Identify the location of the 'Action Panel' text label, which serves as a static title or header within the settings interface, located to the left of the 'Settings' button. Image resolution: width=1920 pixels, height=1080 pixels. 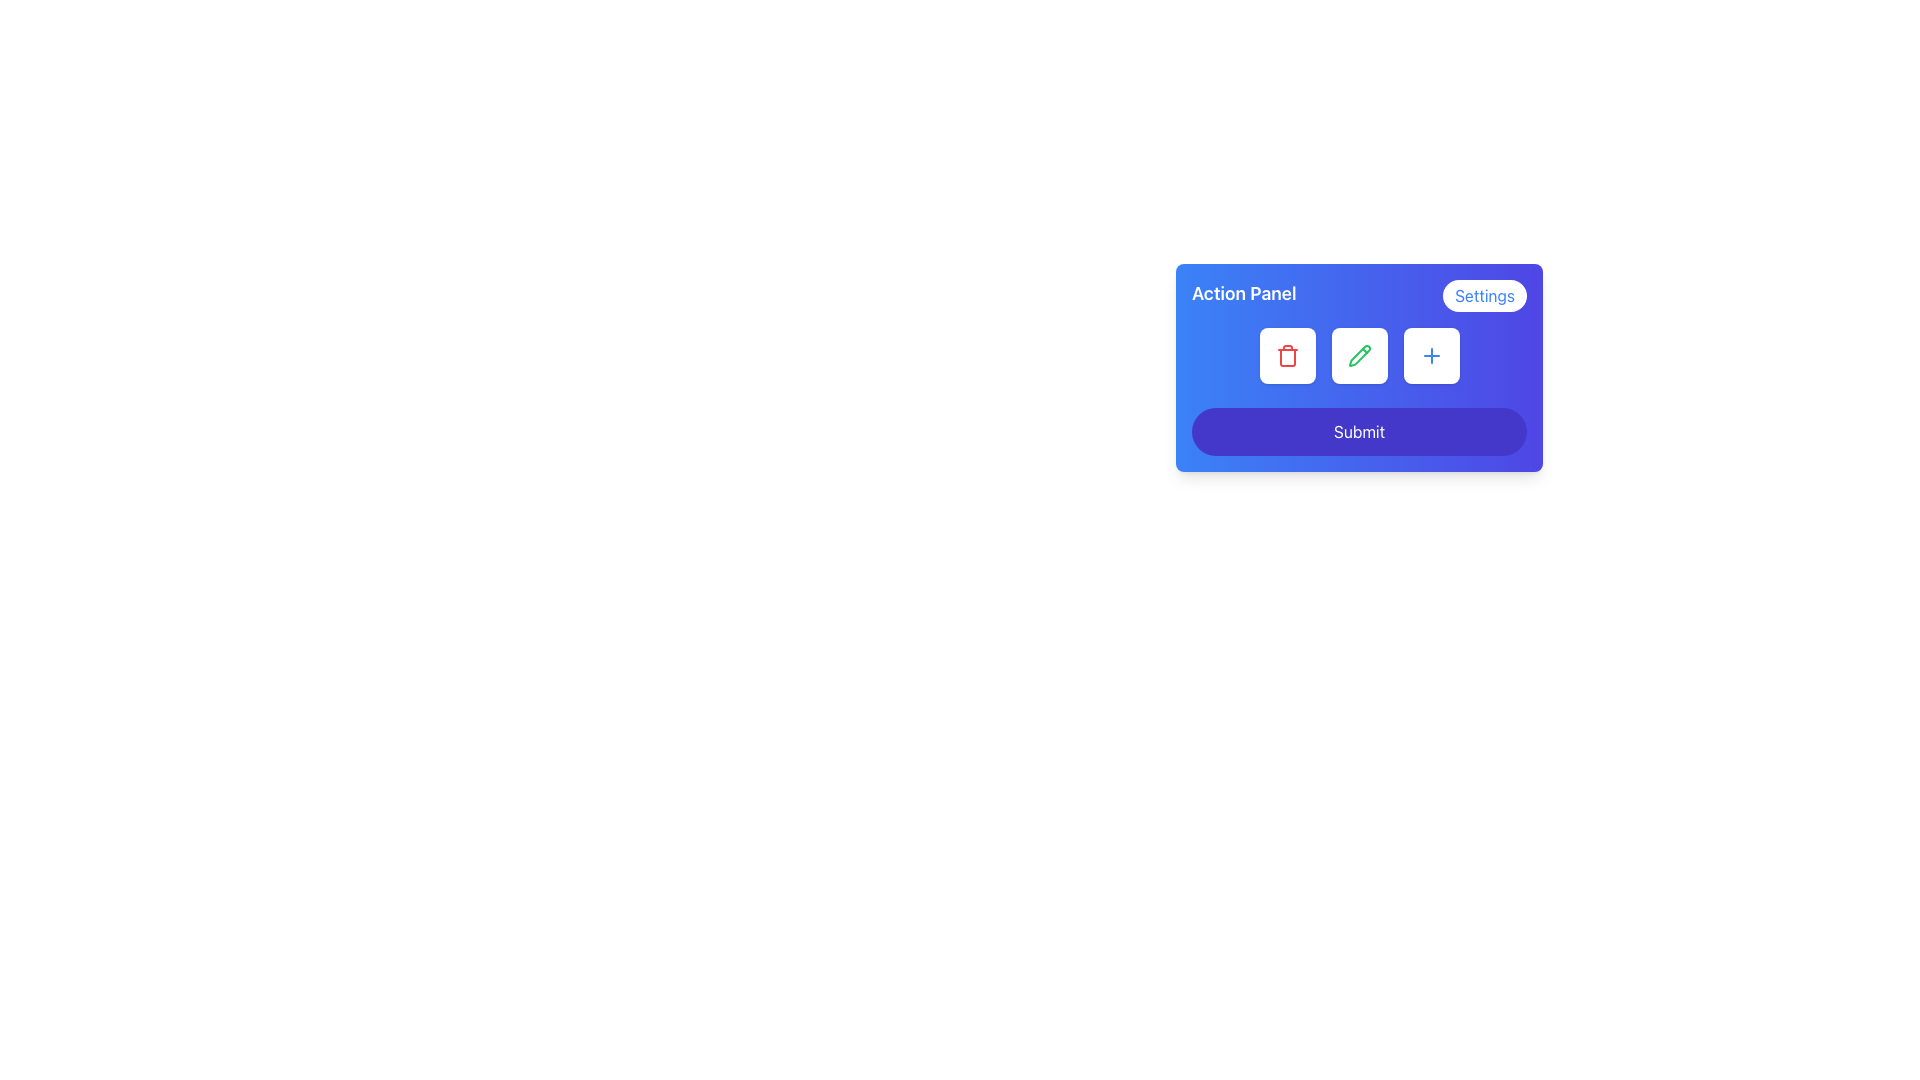
(1243, 296).